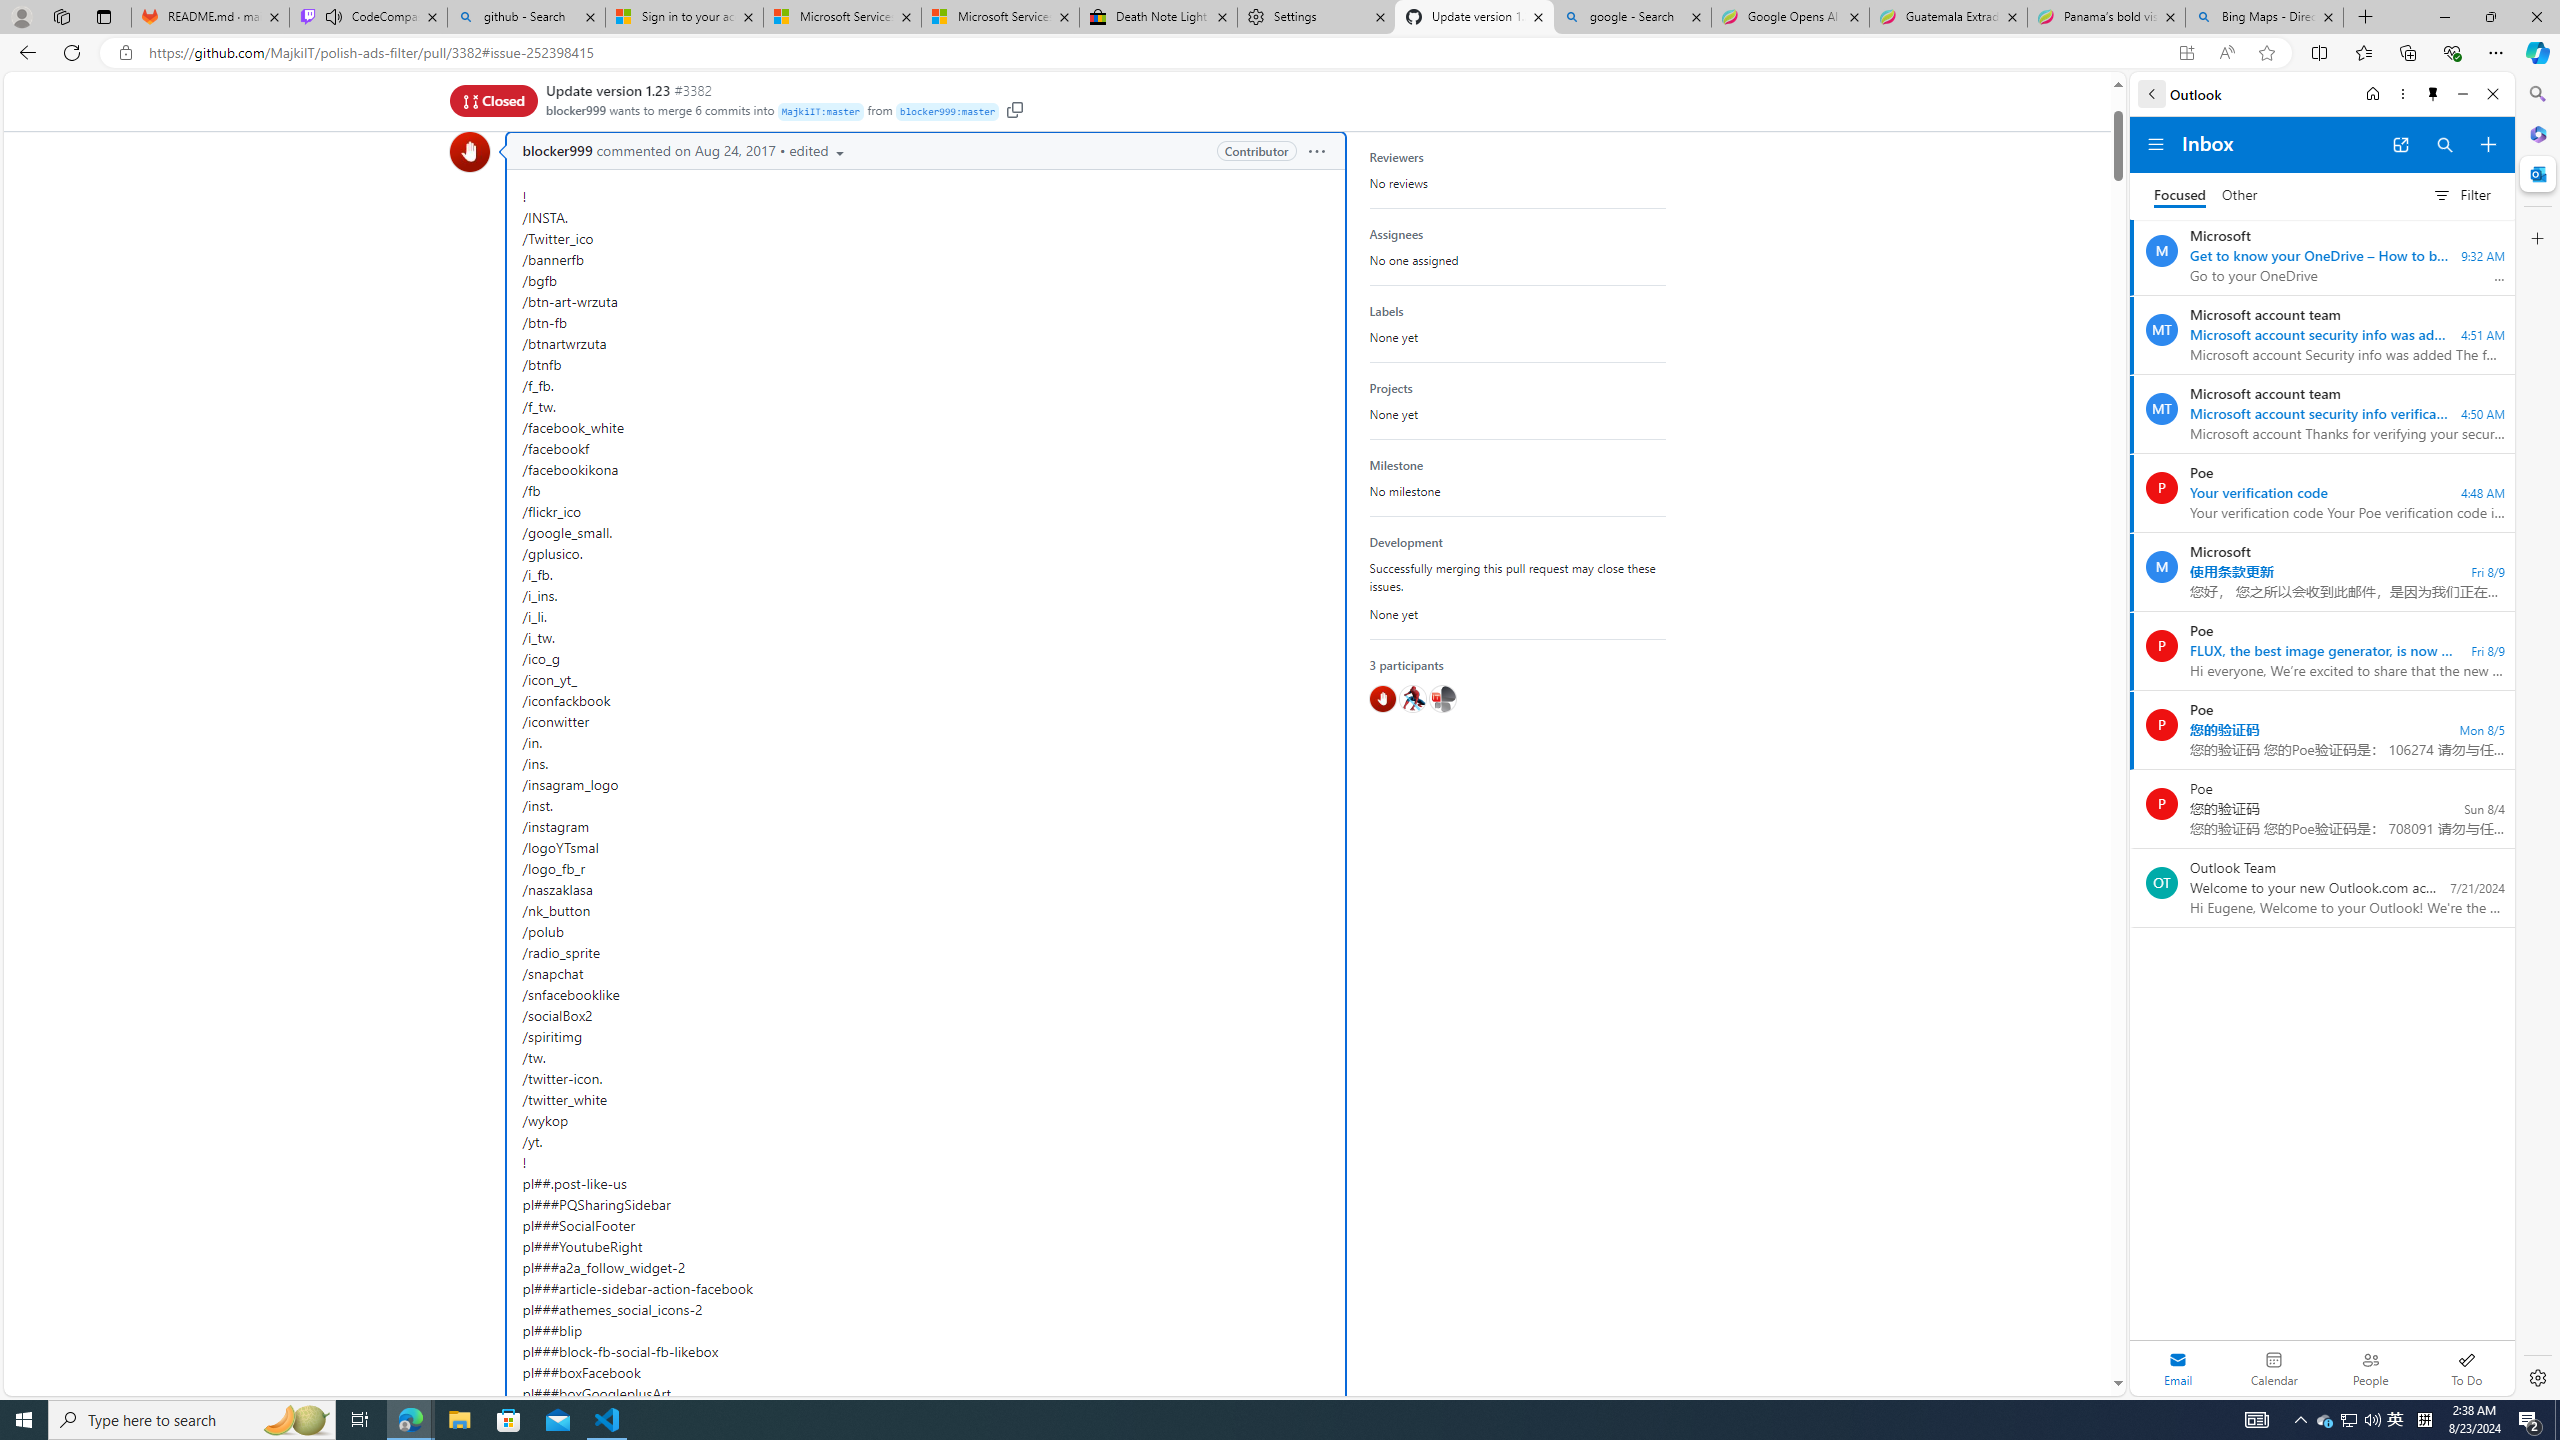 The height and width of the screenshot is (1440, 2560). Describe the element at coordinates (1442, 697) in the screenshot. I see `'@MajkiIT'` at that location.